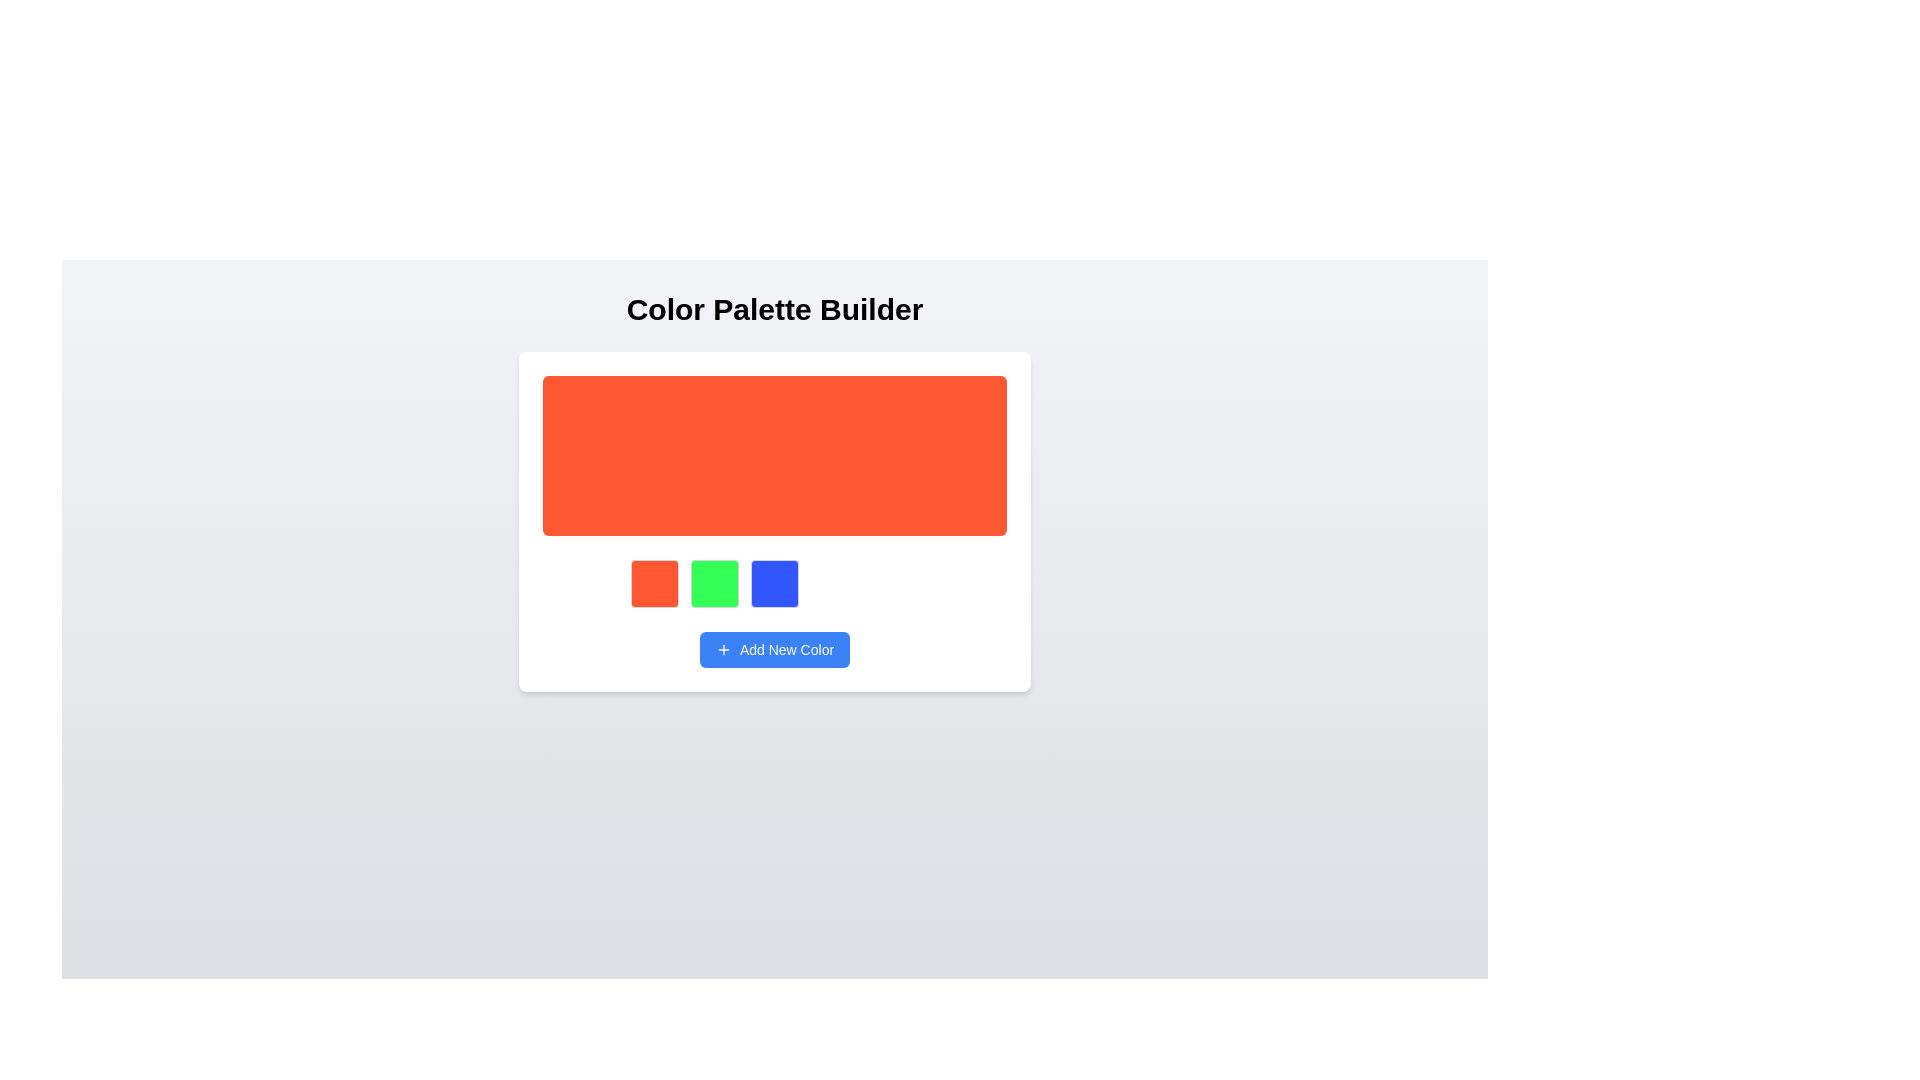 Image resolution: width=1920 pixels, height=1080 pixels. Describe the element at coordinates (715, 583) in the screenshot. I see `the second button` at that location.